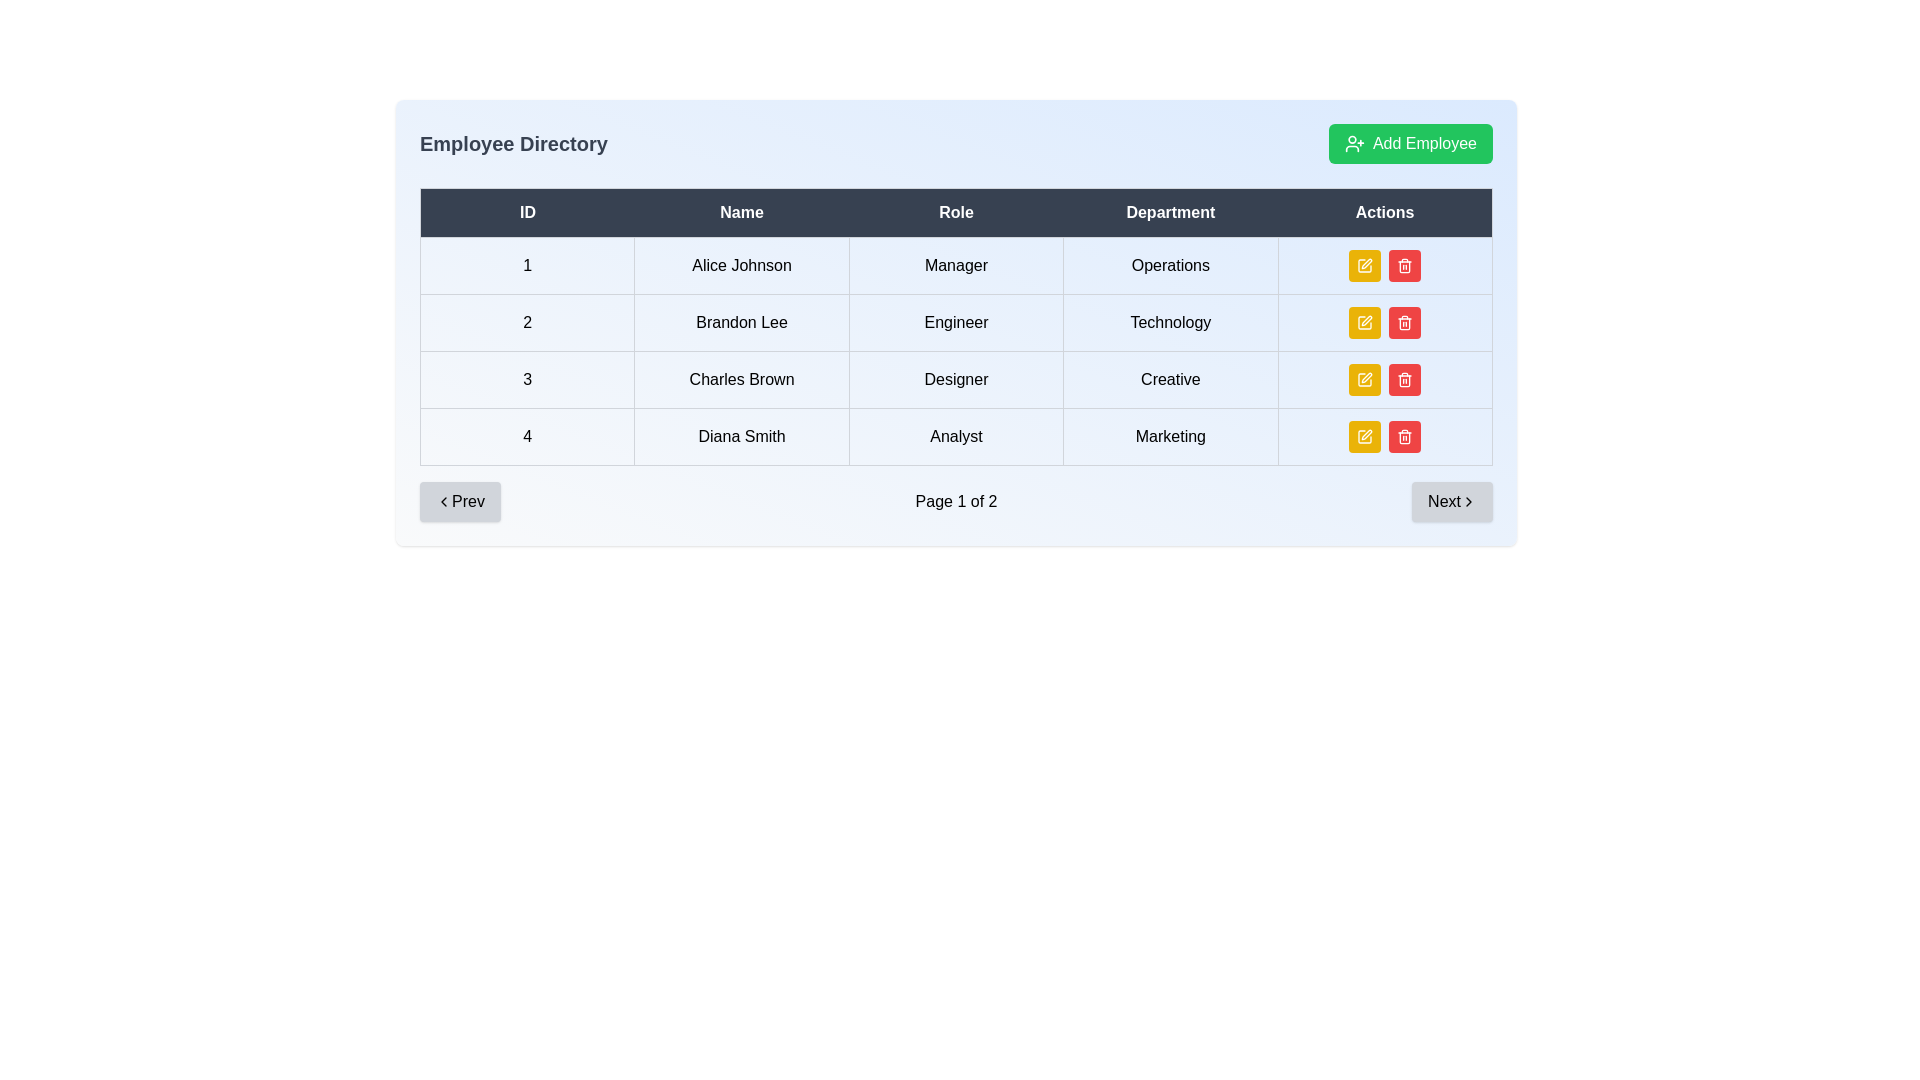  What do you see at coordinates (1366, 262) in the screenshot?
I see `the edit icon in the Actions column of the table associated with the first row (ID 1: Alice Johnson) to initiate editing` at bounding box center [1366, 262].